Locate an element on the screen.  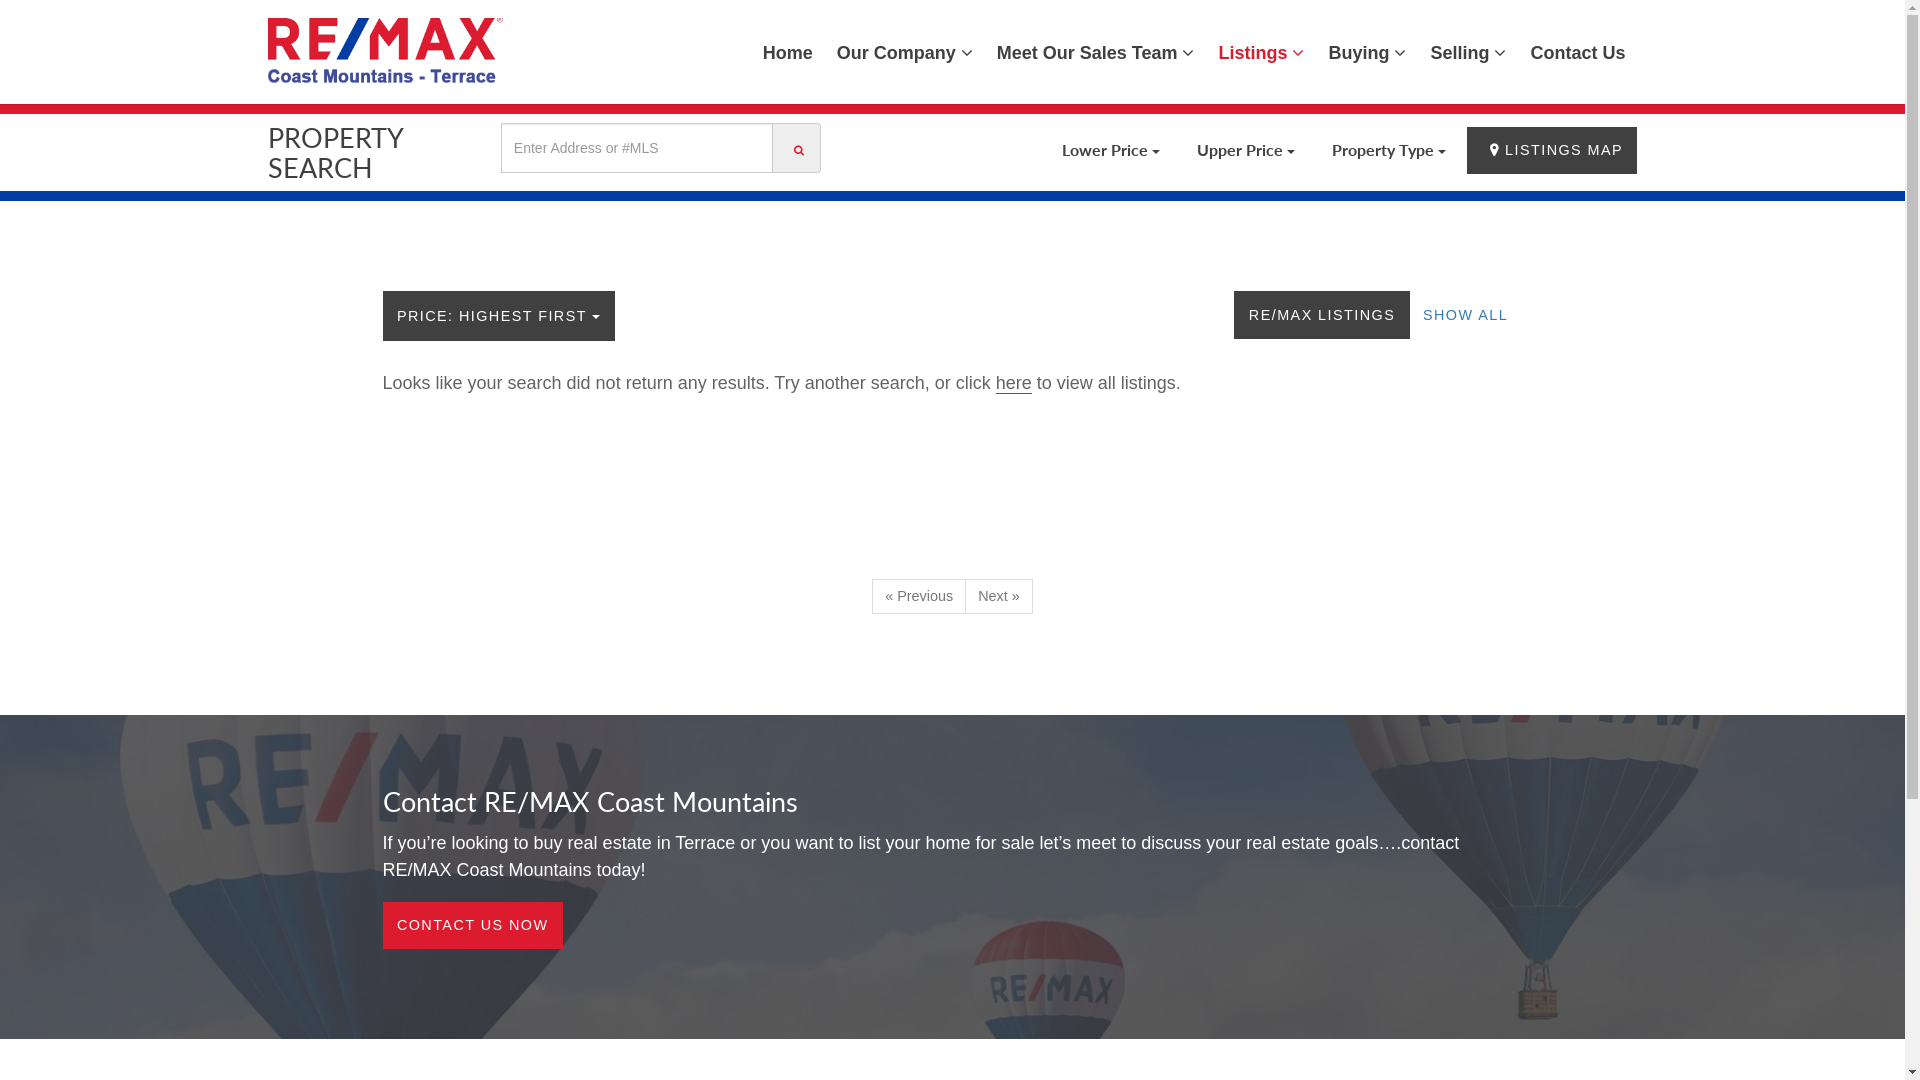
'Upper Price' is located at coordinates (1245, 149).